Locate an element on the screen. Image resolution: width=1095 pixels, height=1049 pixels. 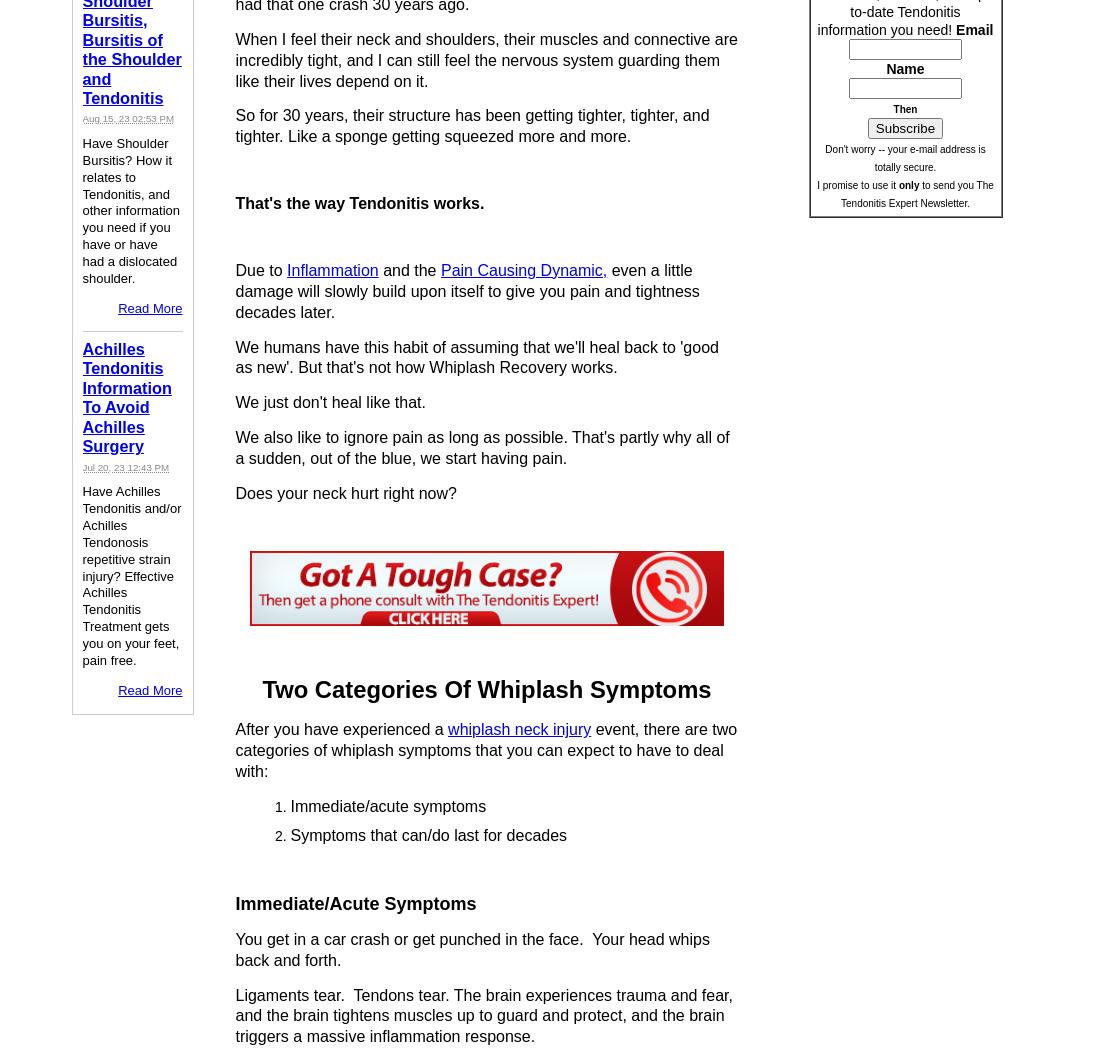
'When I feel their neck and shoulders, their muscles and
connective are incredibly tight, and I can still feel the nervous system
guarding them like their lives depend on it.' is located at coordinates (485, 60).